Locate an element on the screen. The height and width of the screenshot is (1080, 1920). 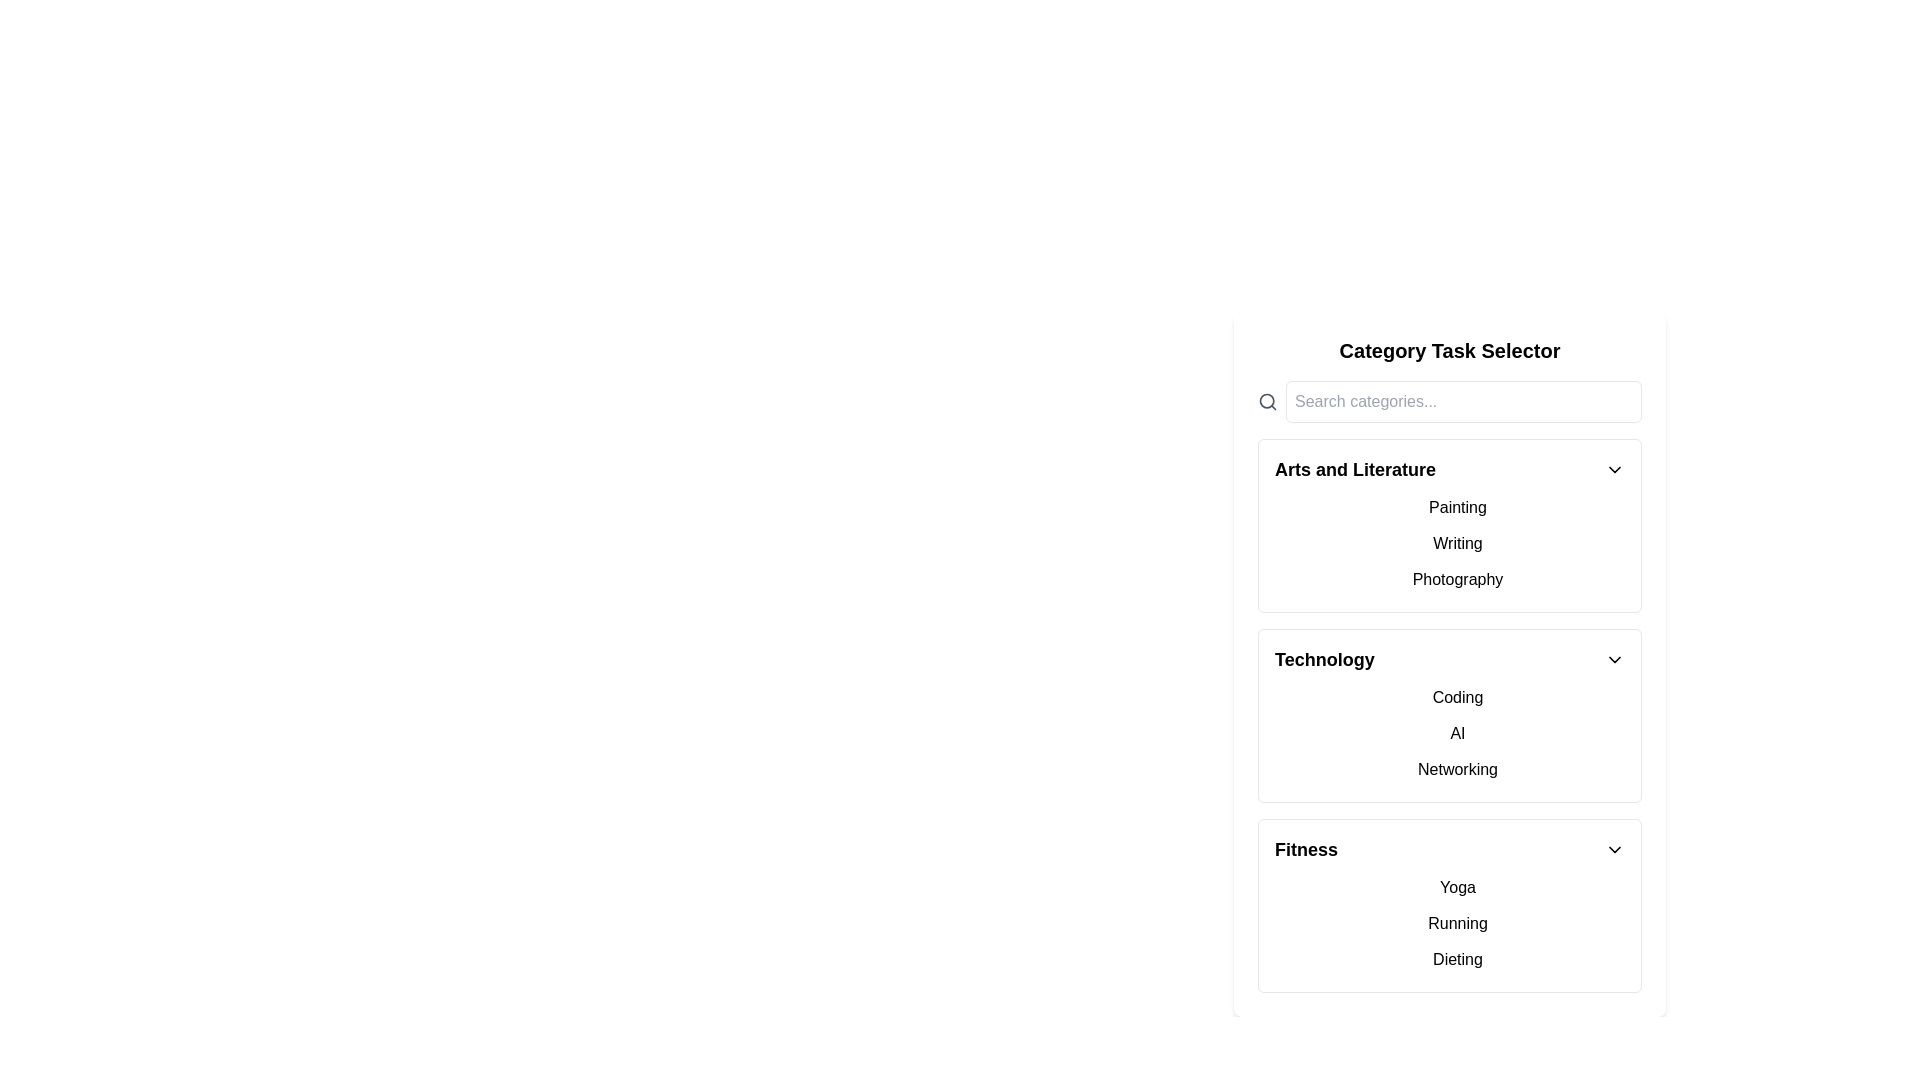
the list item labeled 'Running' which is the second item under the 'Fitness' dropdown section is located at coordinates (1458, 924).